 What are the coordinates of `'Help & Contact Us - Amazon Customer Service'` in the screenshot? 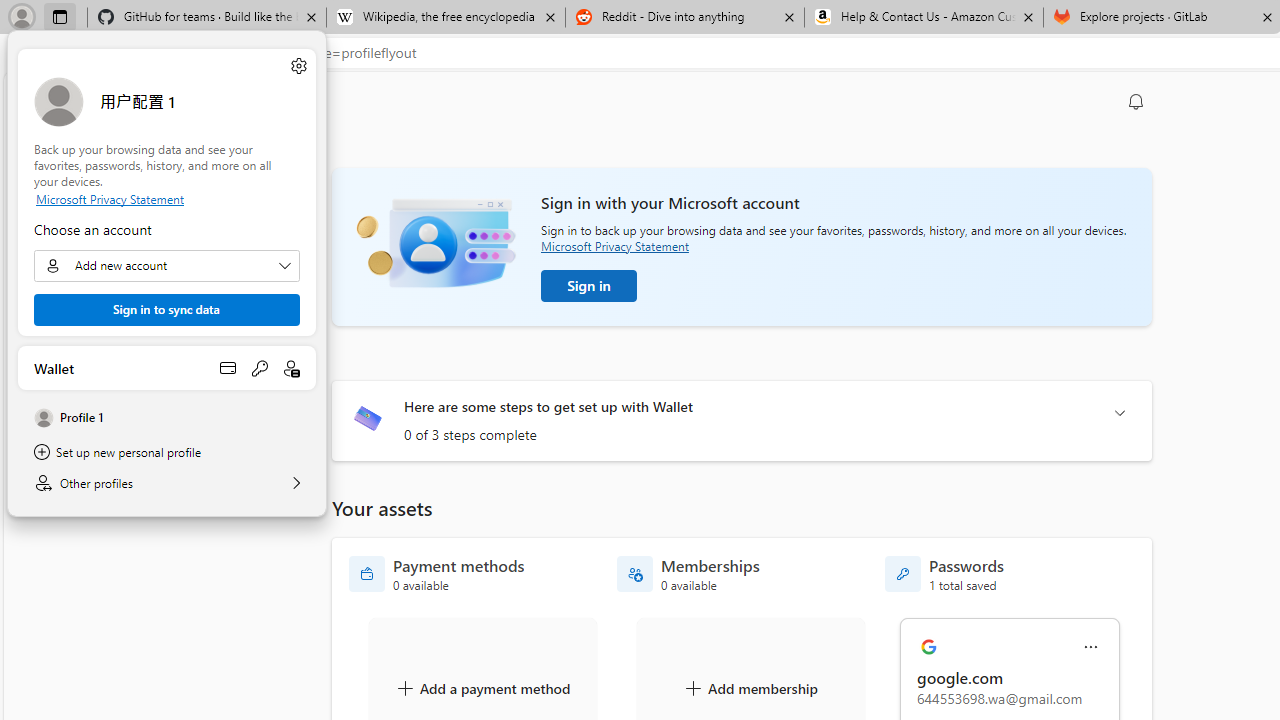 It's located at (923, 17).